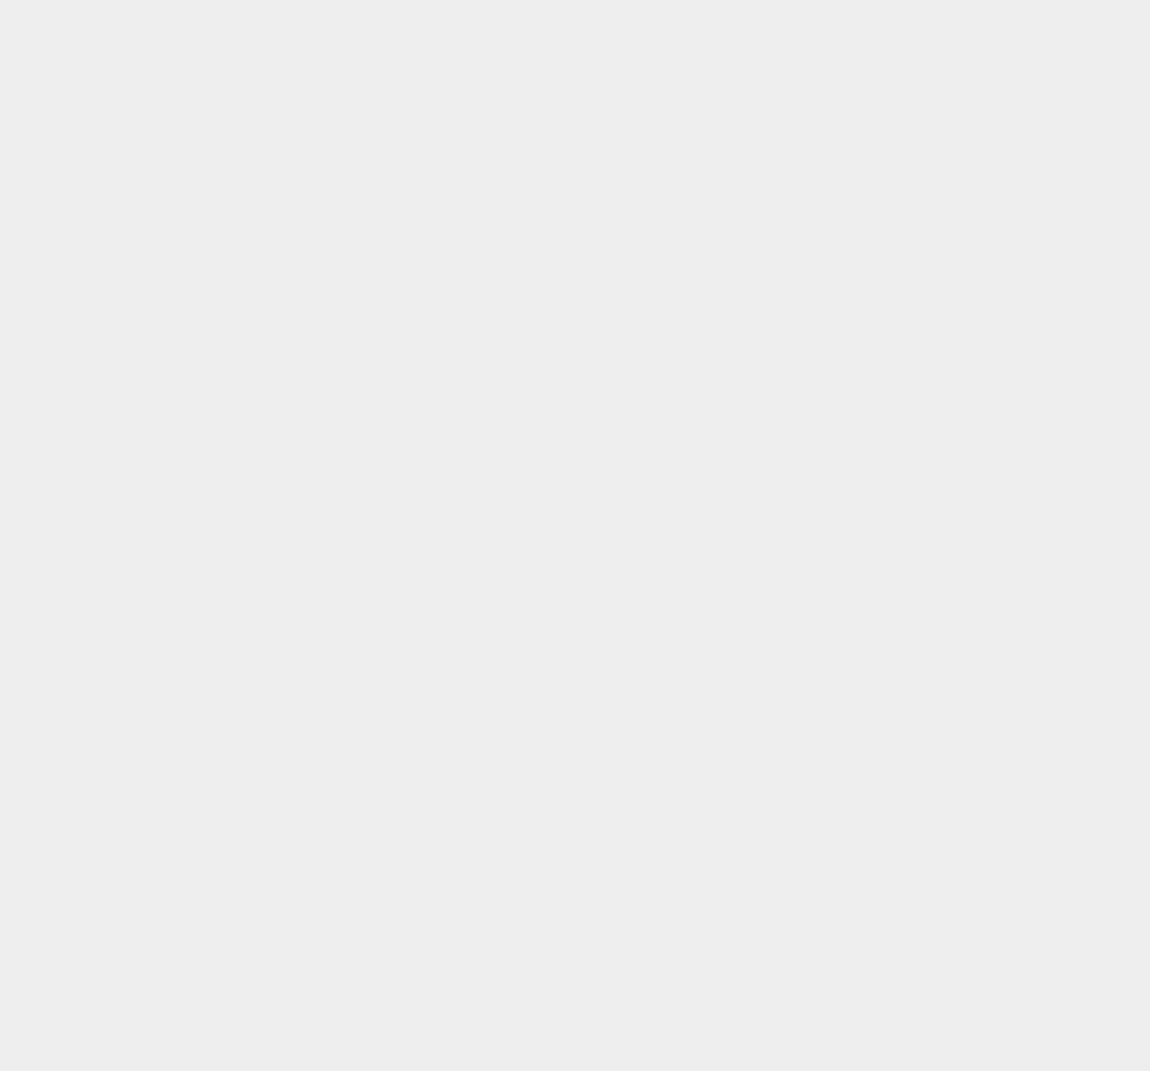 This screenshot has width=1150, height=1071. I want to click on 'OS X Yosemite', so click(857, 362).